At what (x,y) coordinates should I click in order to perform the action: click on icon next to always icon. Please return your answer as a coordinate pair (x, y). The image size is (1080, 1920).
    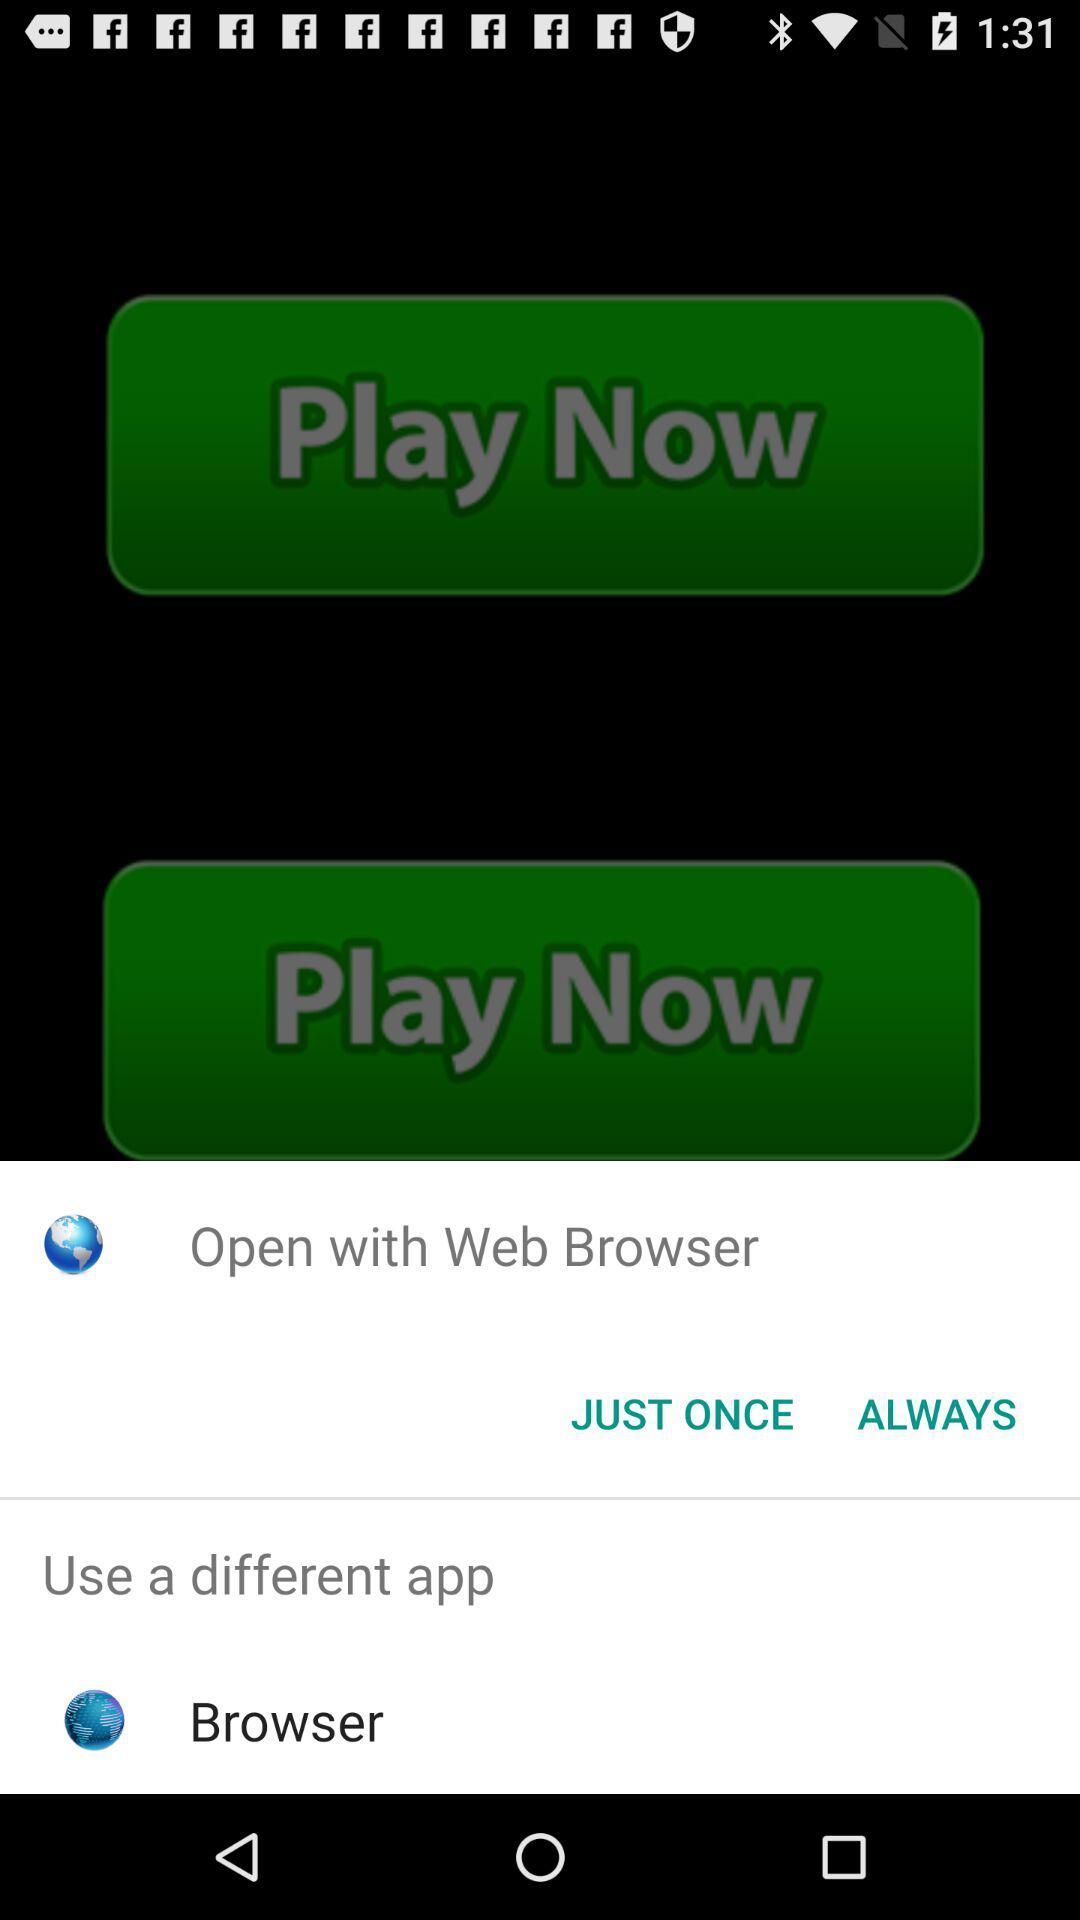
    Looking at the image, I should click on (681, 1411).